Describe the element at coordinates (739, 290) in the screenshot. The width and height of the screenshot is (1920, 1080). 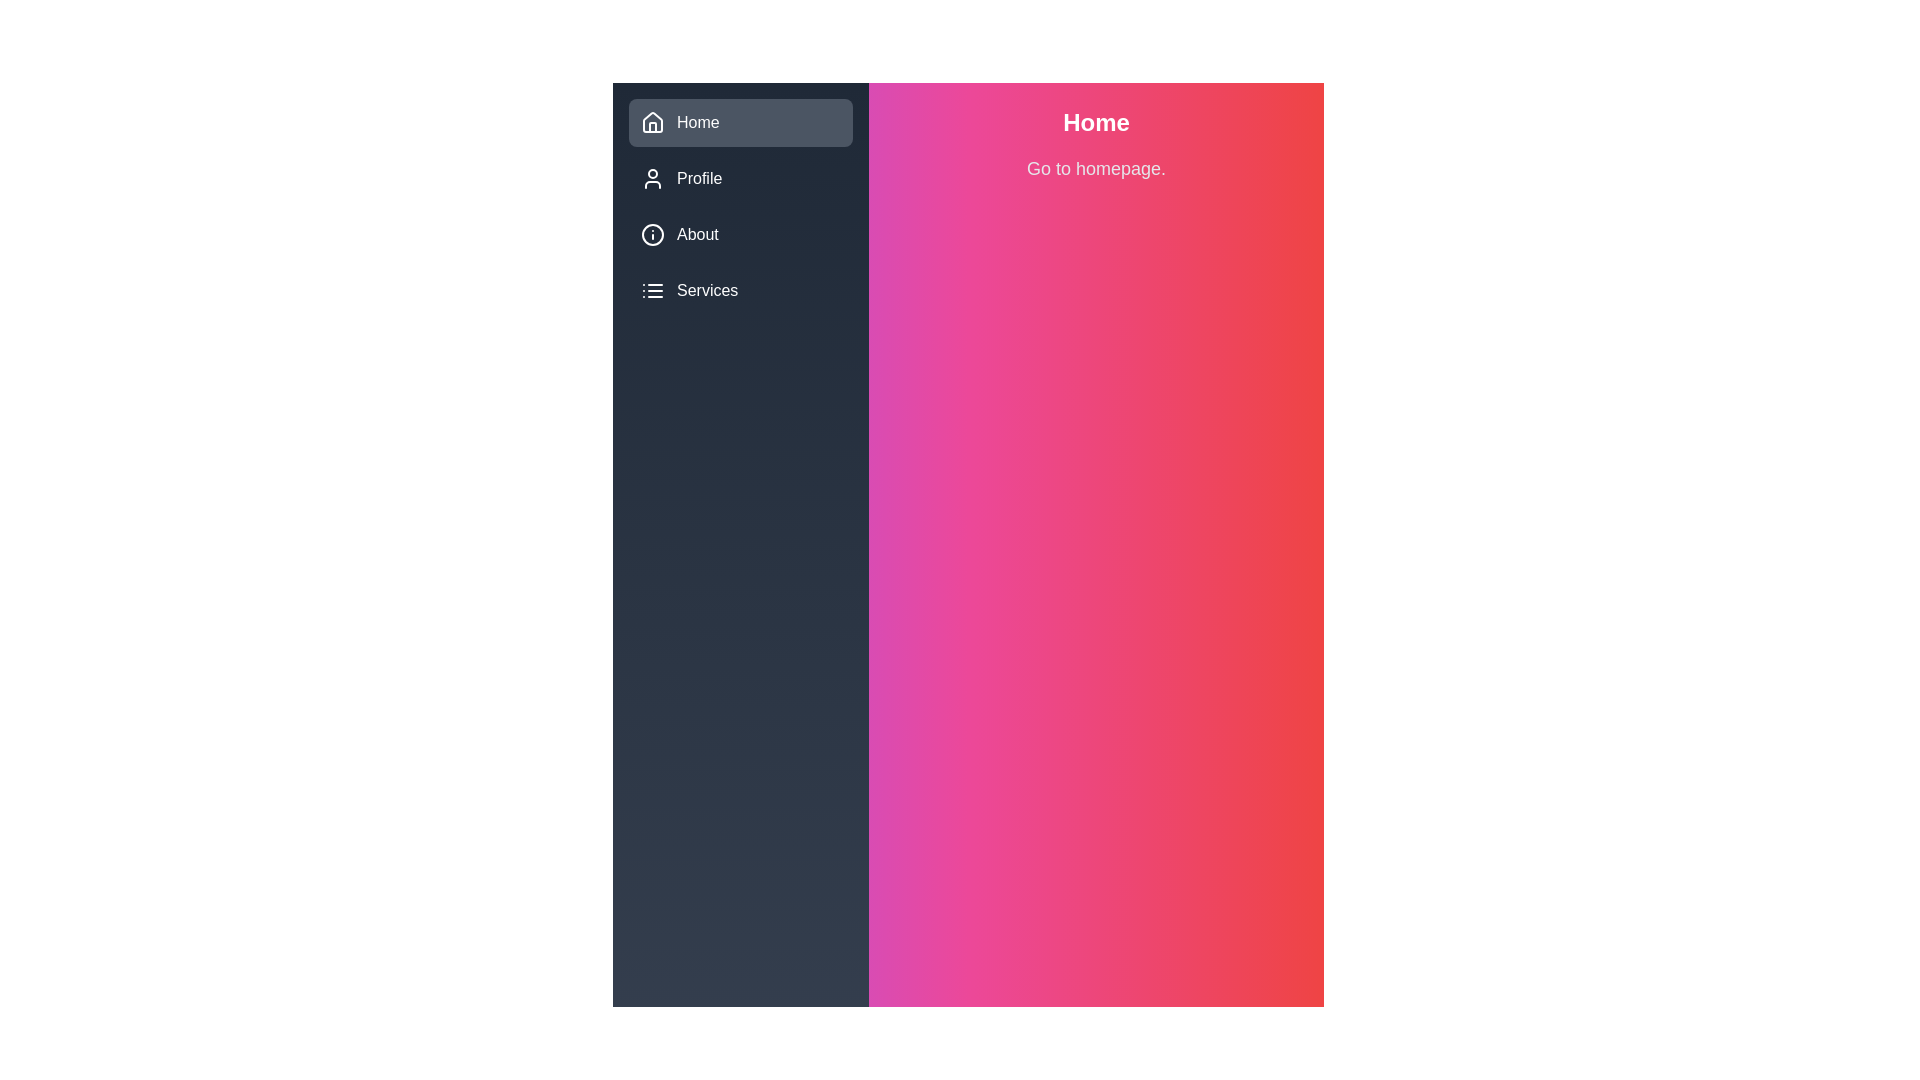
I see `the menu item Services to see its hover effect` at that location.